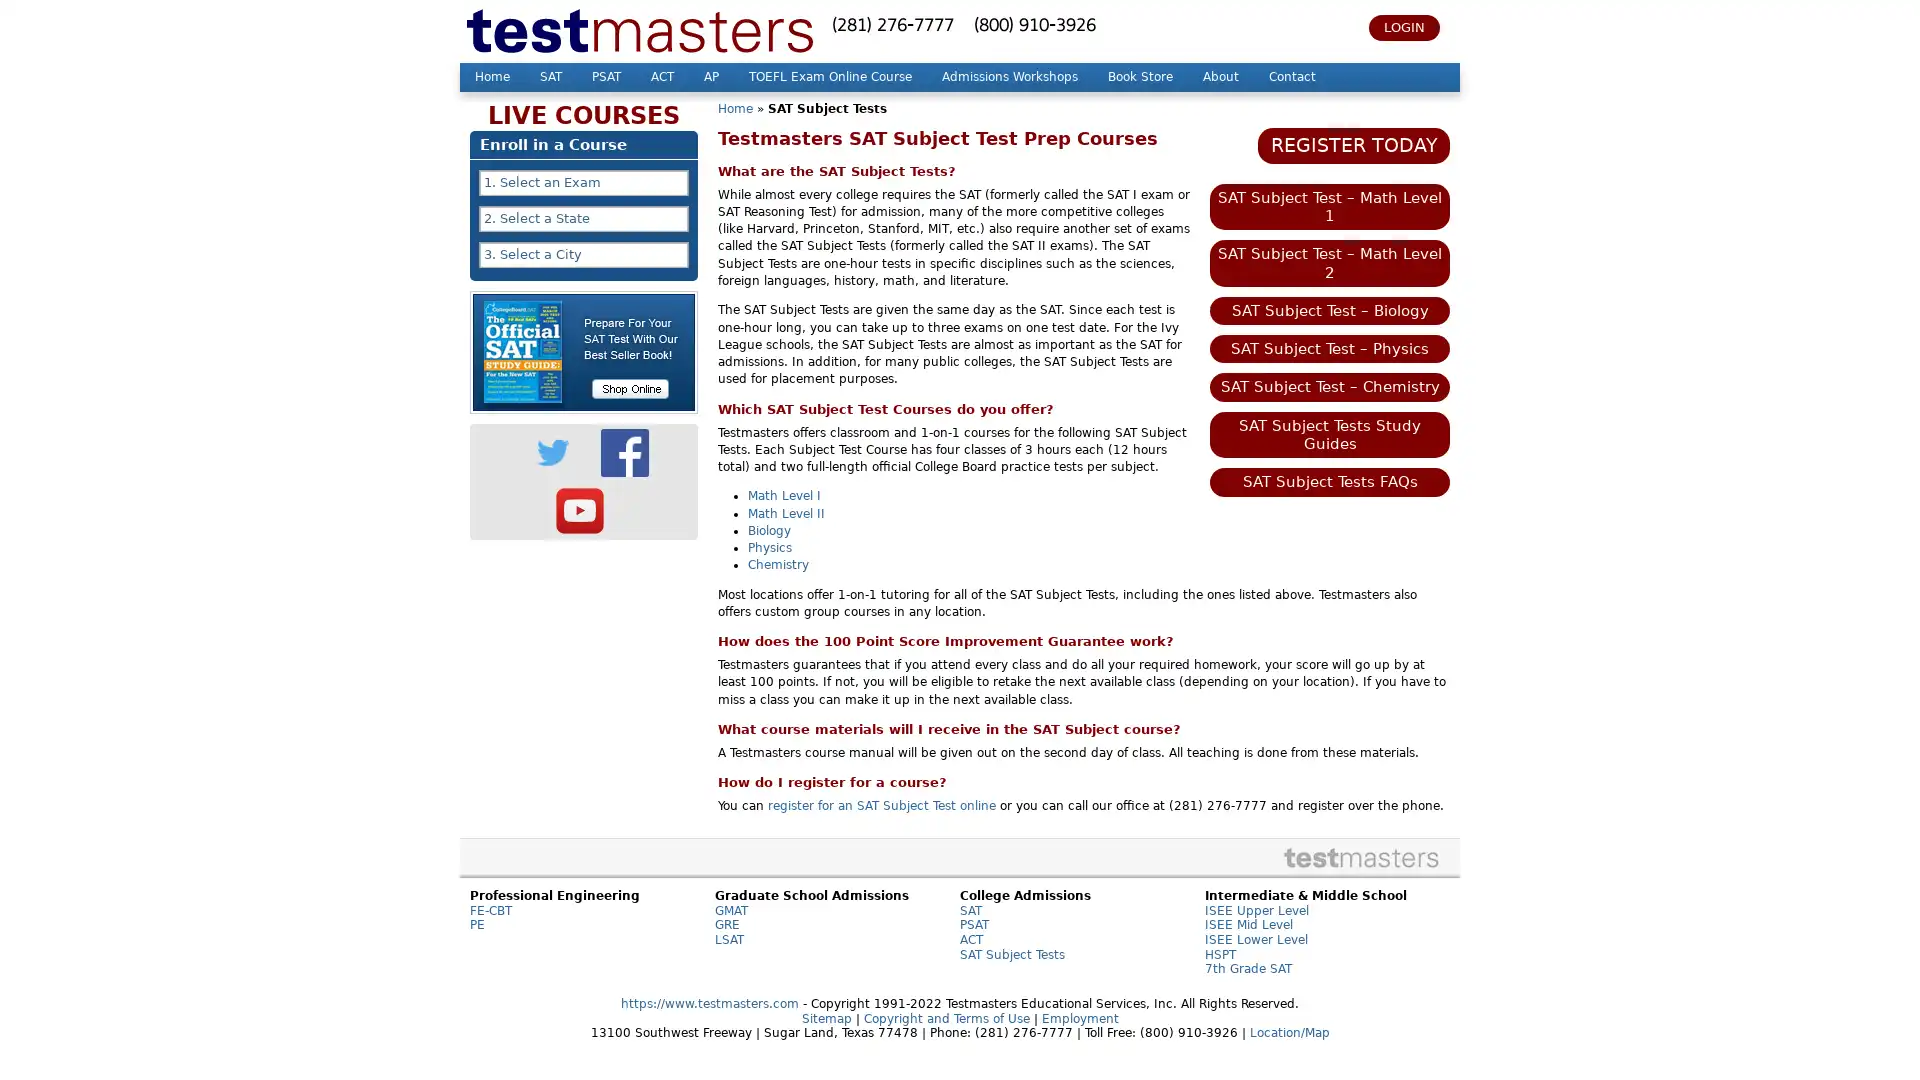 The image size is (1920, 1080). I want to click on 3. Select a City, so click(583, 253).